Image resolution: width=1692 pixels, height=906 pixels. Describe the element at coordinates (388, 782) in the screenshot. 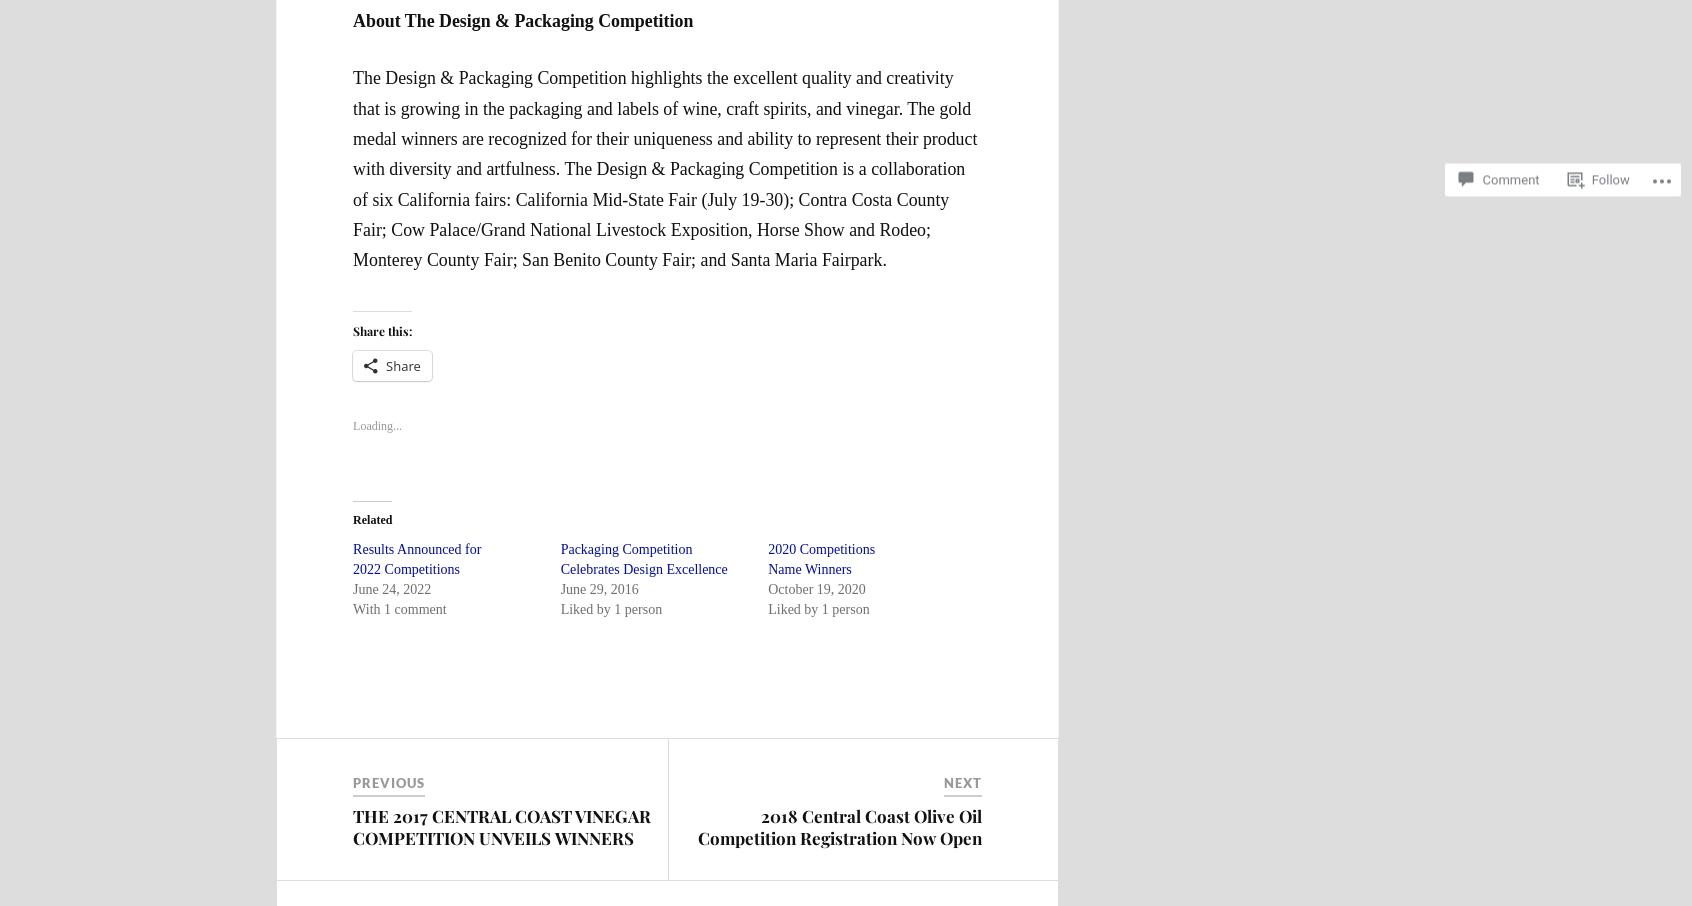

I see `'Previous'` at that location.